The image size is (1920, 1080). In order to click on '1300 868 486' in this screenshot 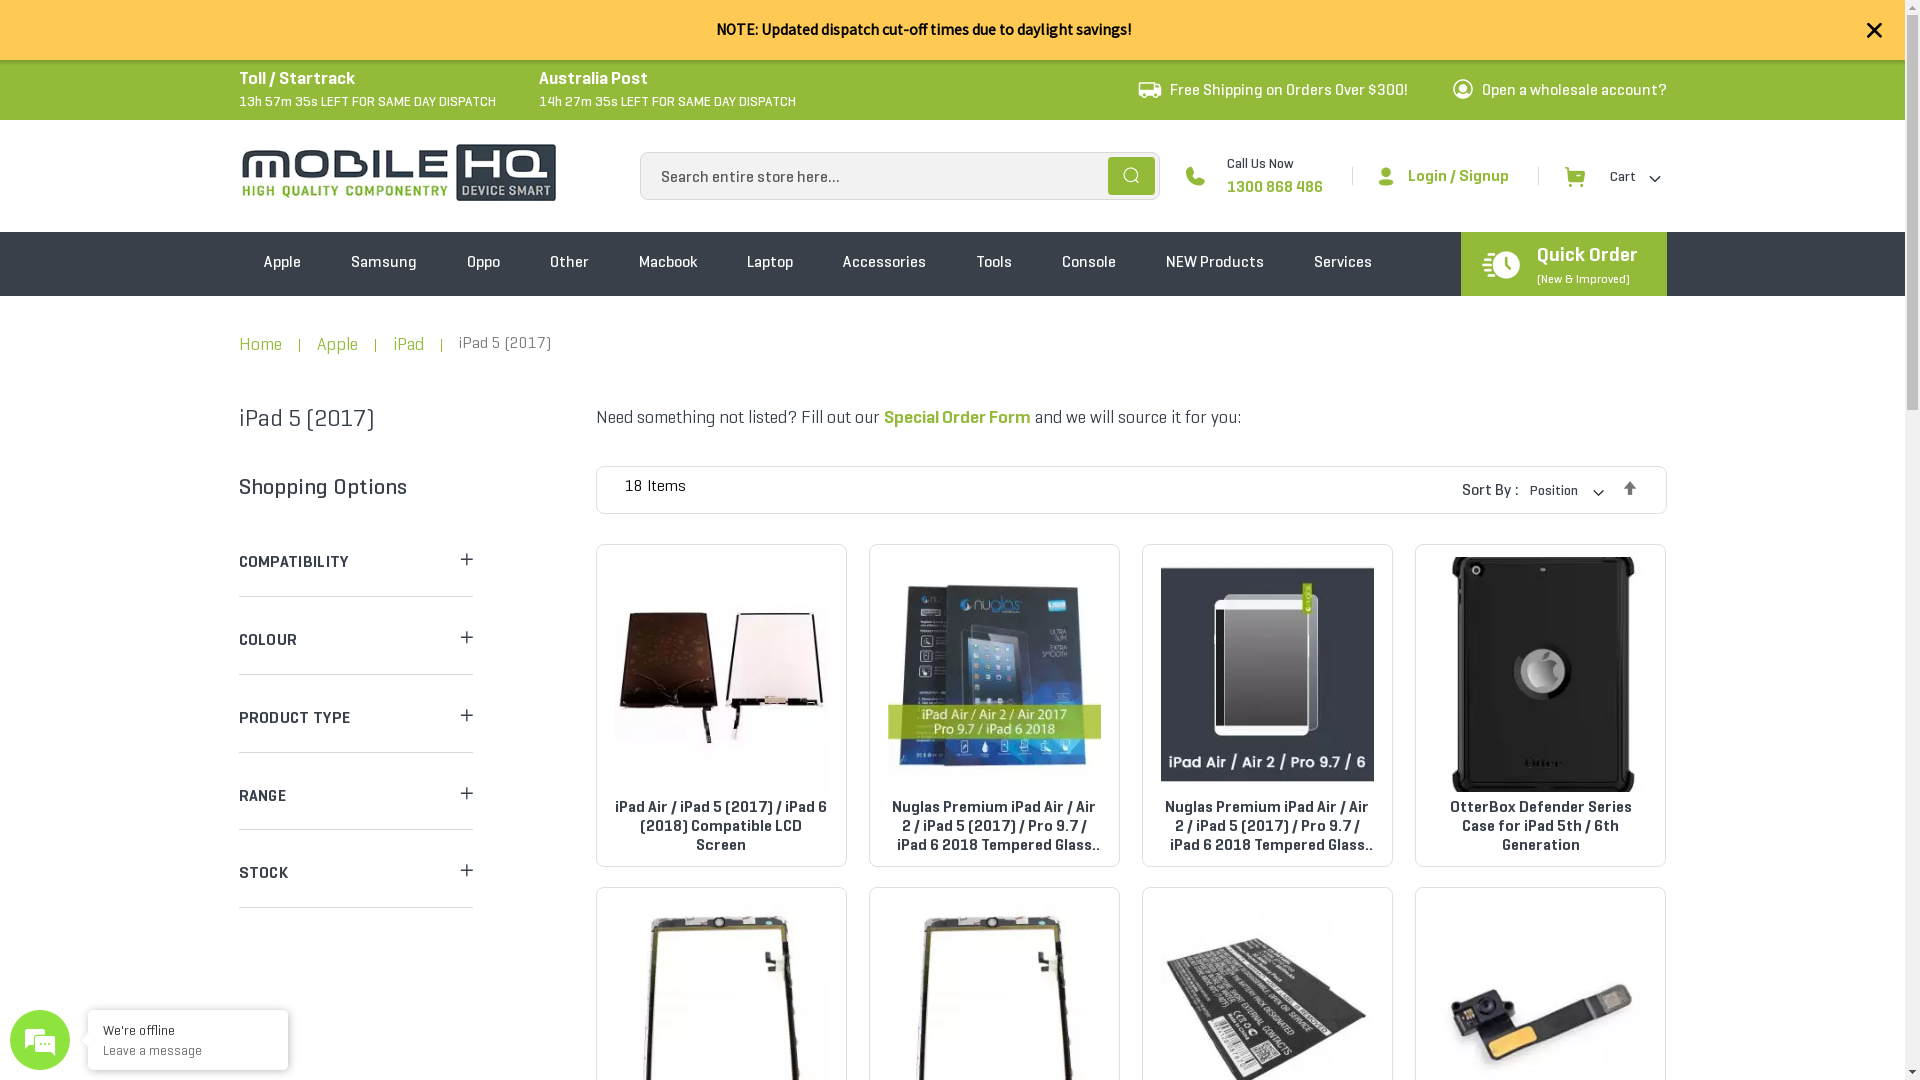, I will do `click(1274, 126)`.